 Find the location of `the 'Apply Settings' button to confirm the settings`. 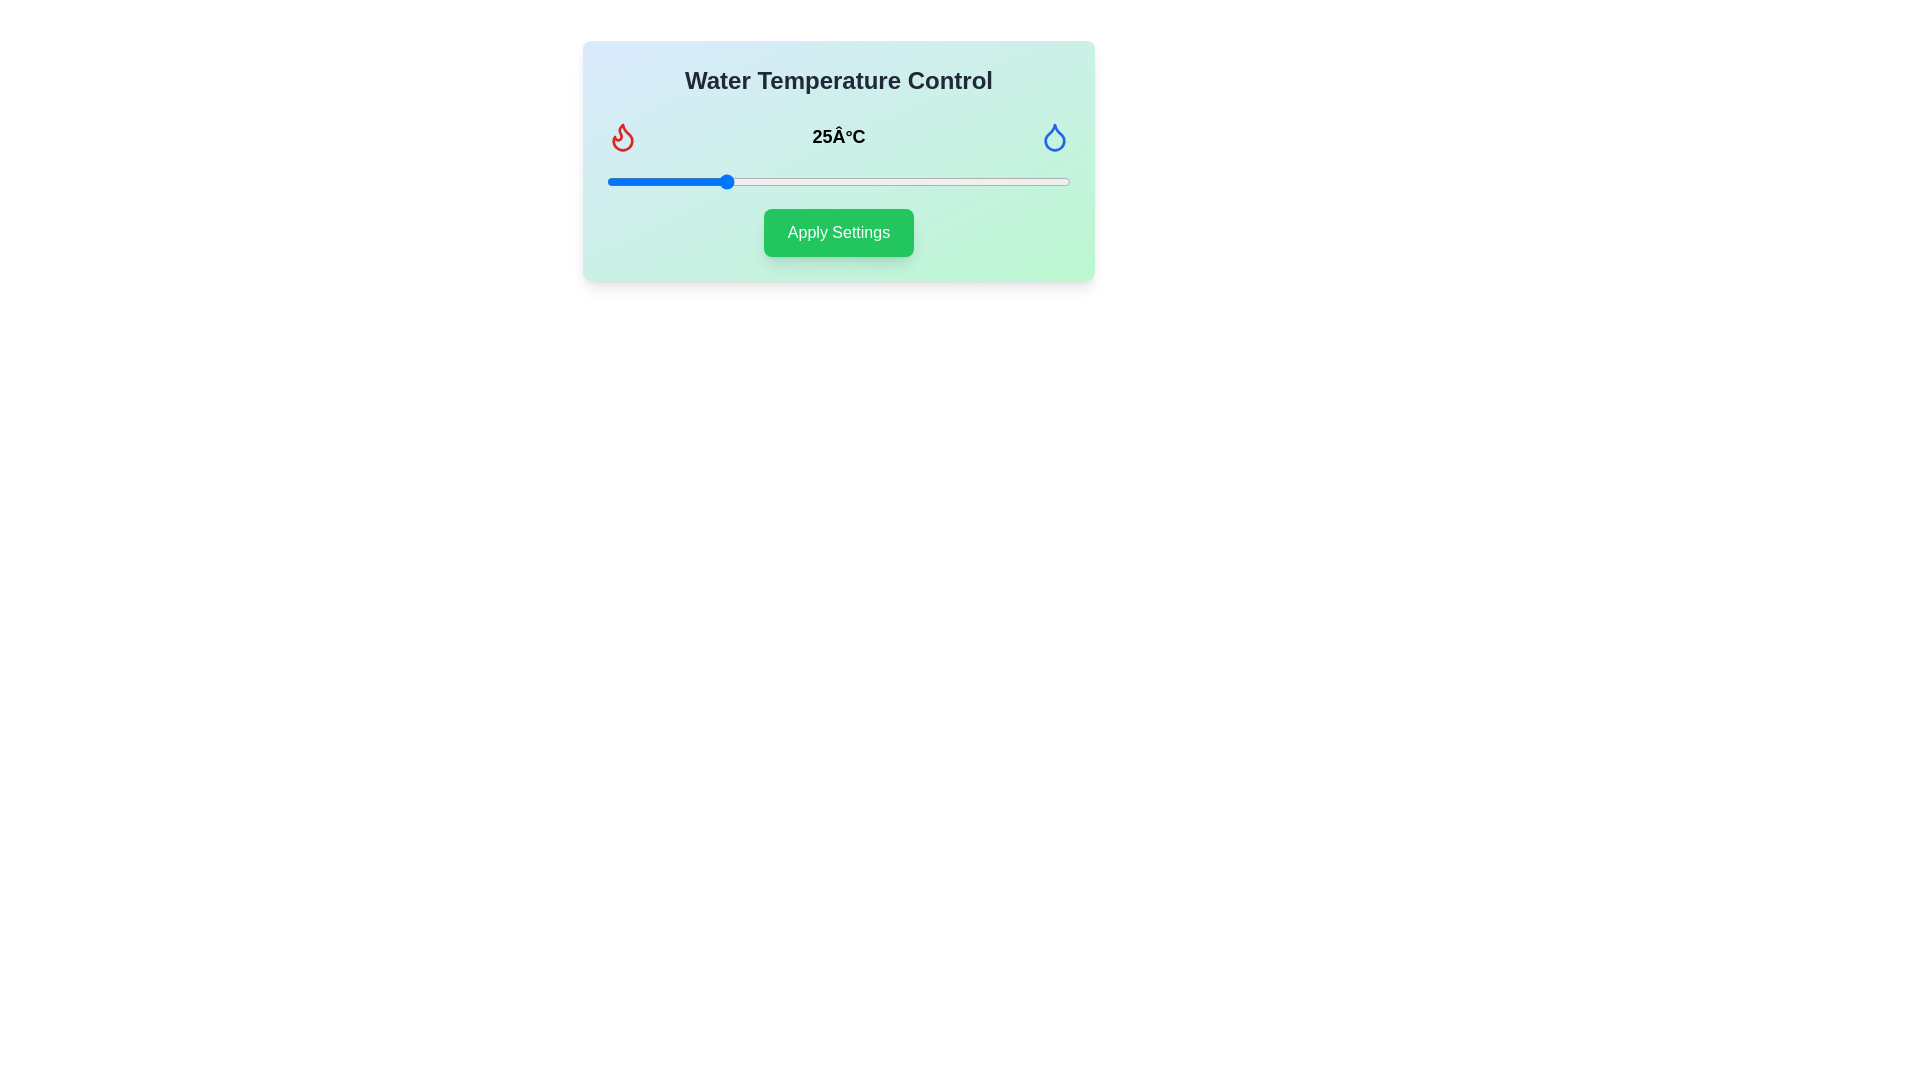

the 'Apply Settings' button to confirm the settings is located at coordinates (839, 231).